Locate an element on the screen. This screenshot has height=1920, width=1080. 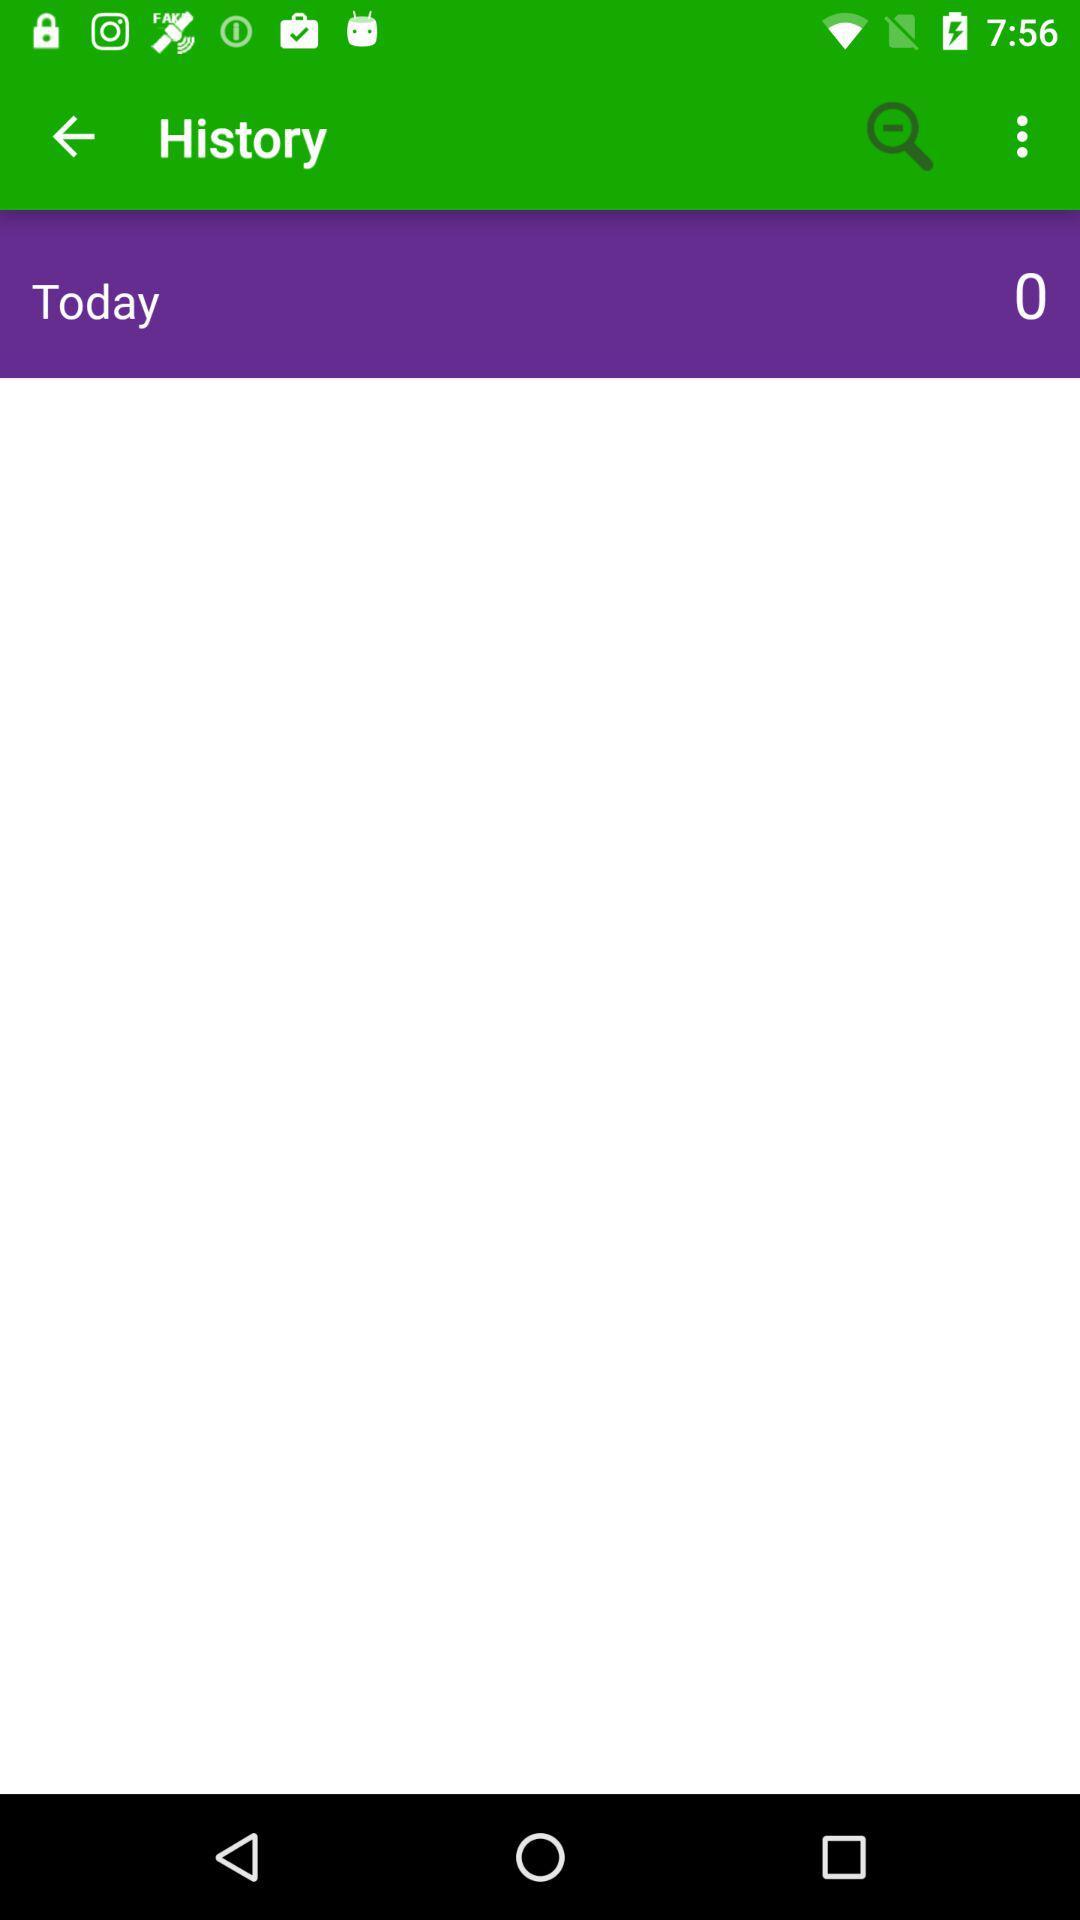
icon to the left of history app is located at coordinates (72, 135).